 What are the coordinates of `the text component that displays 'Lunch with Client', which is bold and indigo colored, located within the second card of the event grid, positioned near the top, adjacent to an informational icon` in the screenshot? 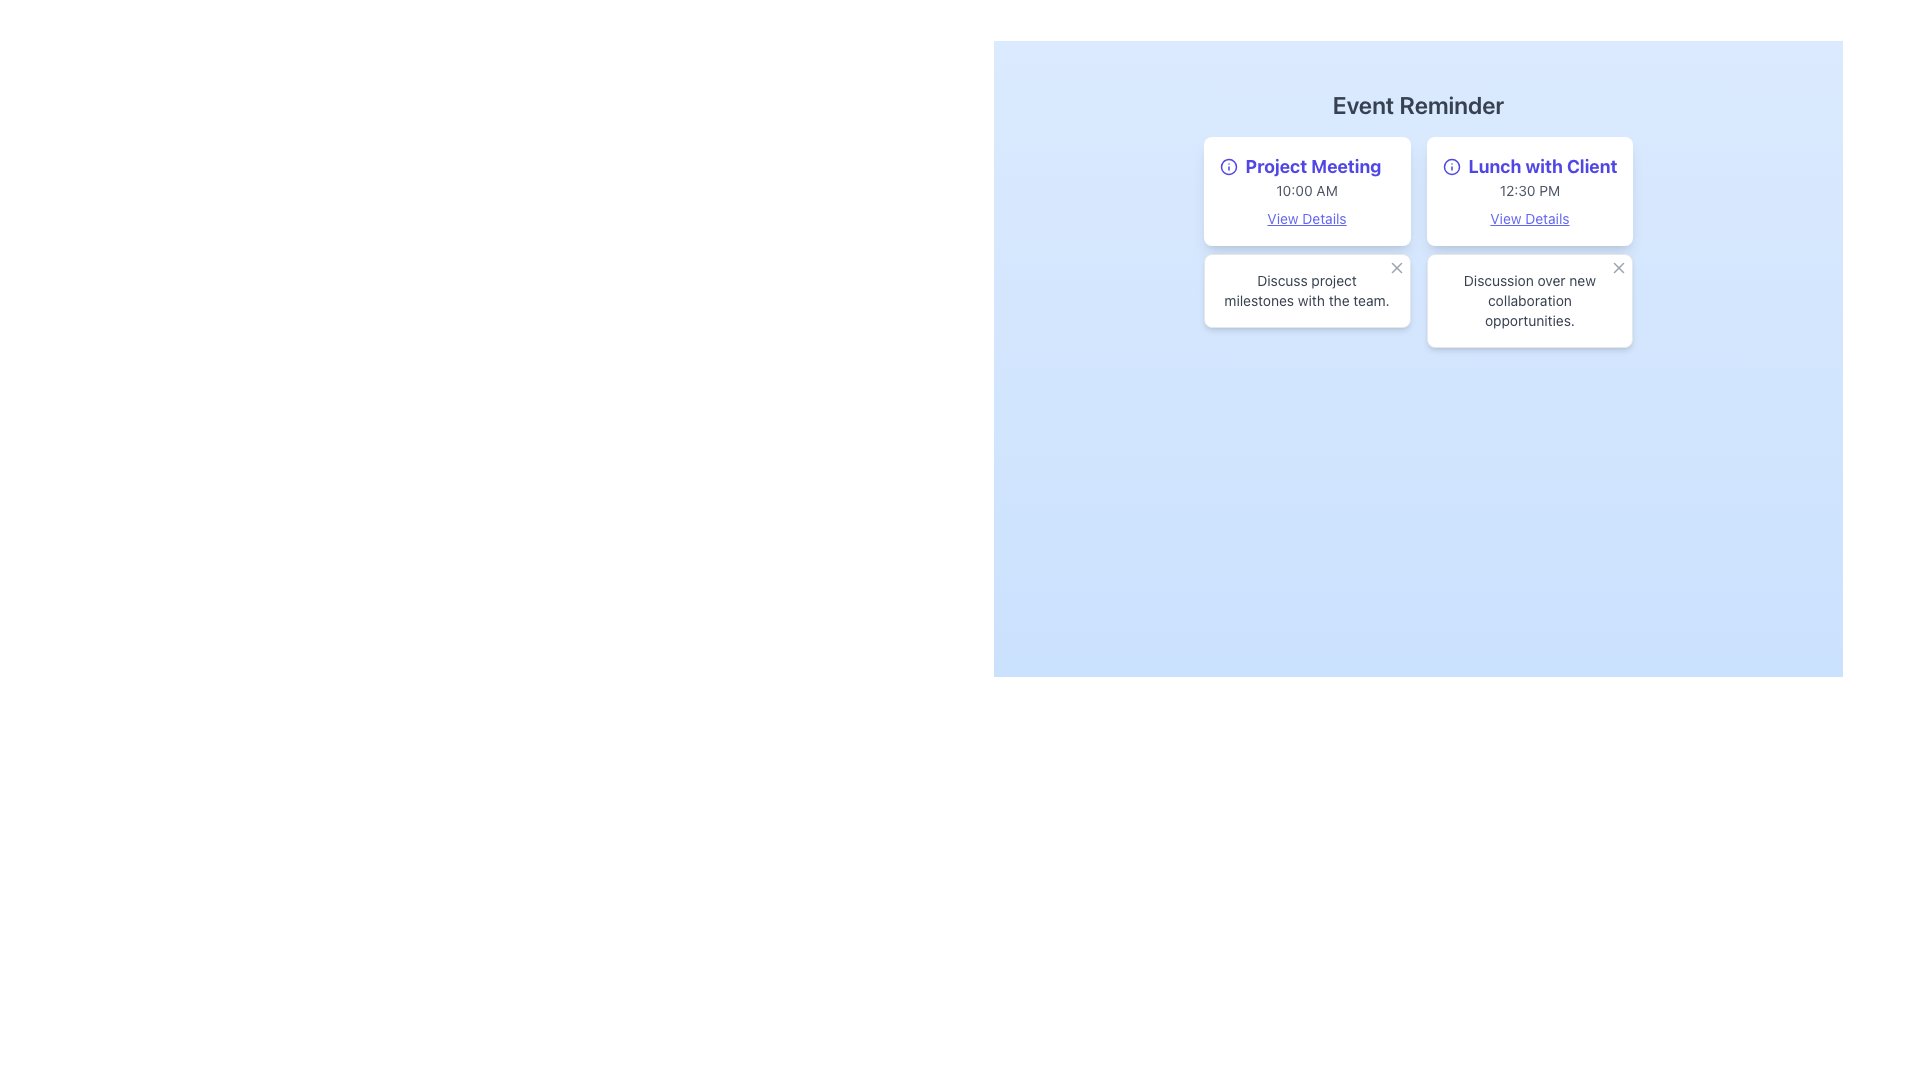 It's located at (1529, 165).